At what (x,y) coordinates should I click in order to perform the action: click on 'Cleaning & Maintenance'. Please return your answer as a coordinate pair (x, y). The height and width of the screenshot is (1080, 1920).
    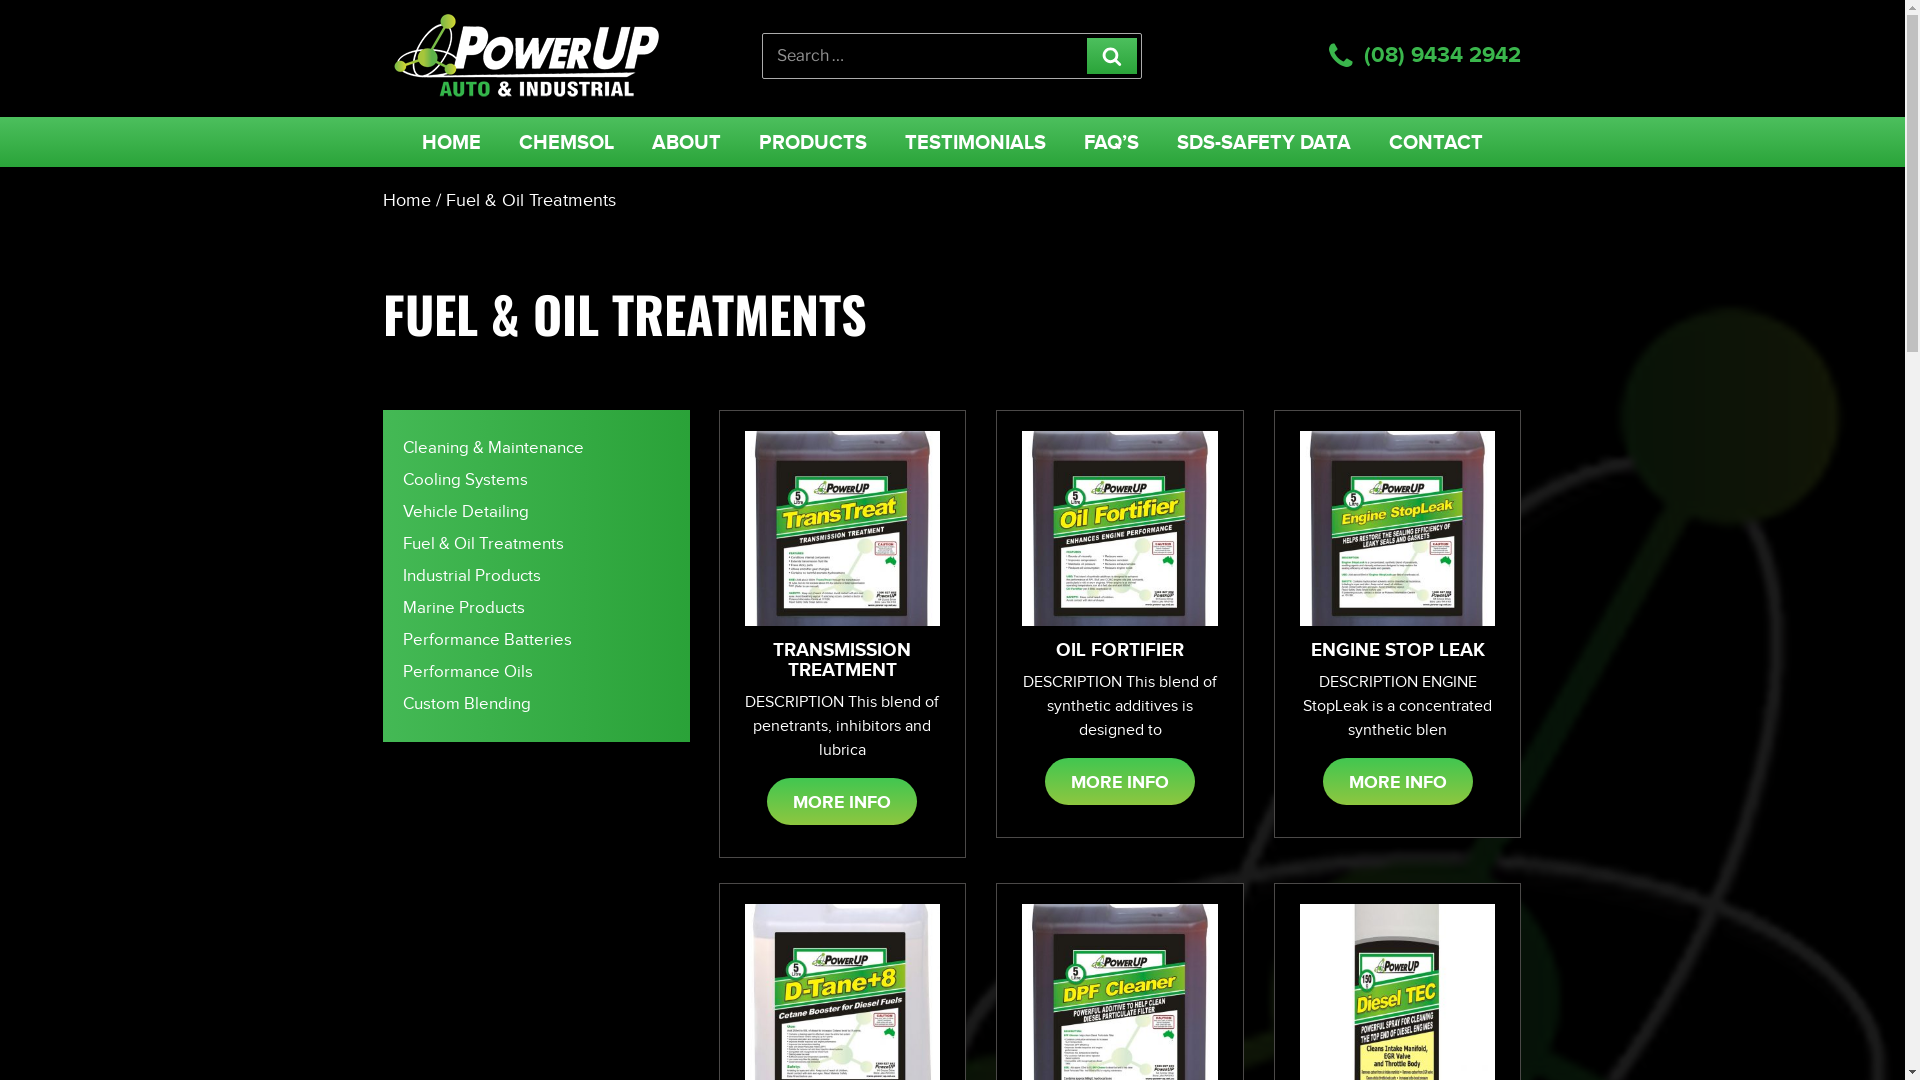
    Looking at the image, I should click on (401, 446).